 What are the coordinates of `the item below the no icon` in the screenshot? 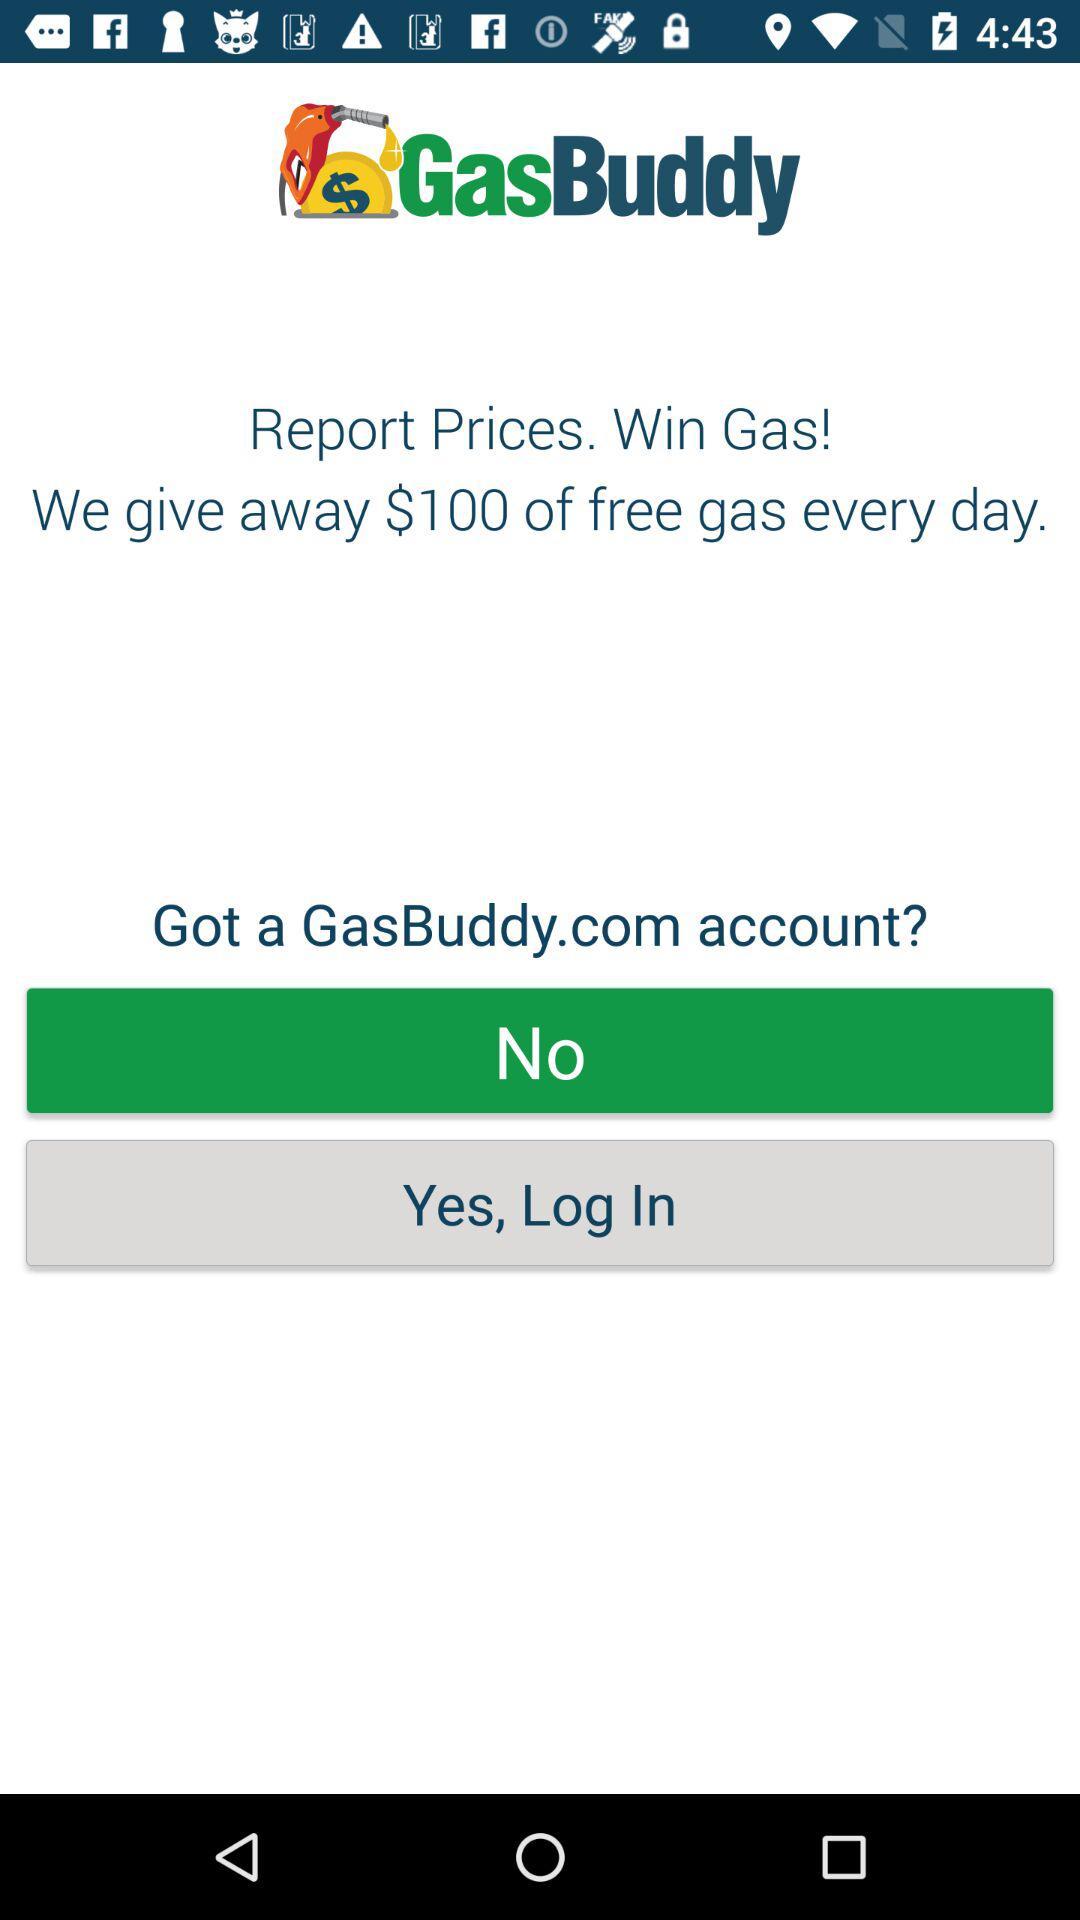 It's located at (540, 1202).